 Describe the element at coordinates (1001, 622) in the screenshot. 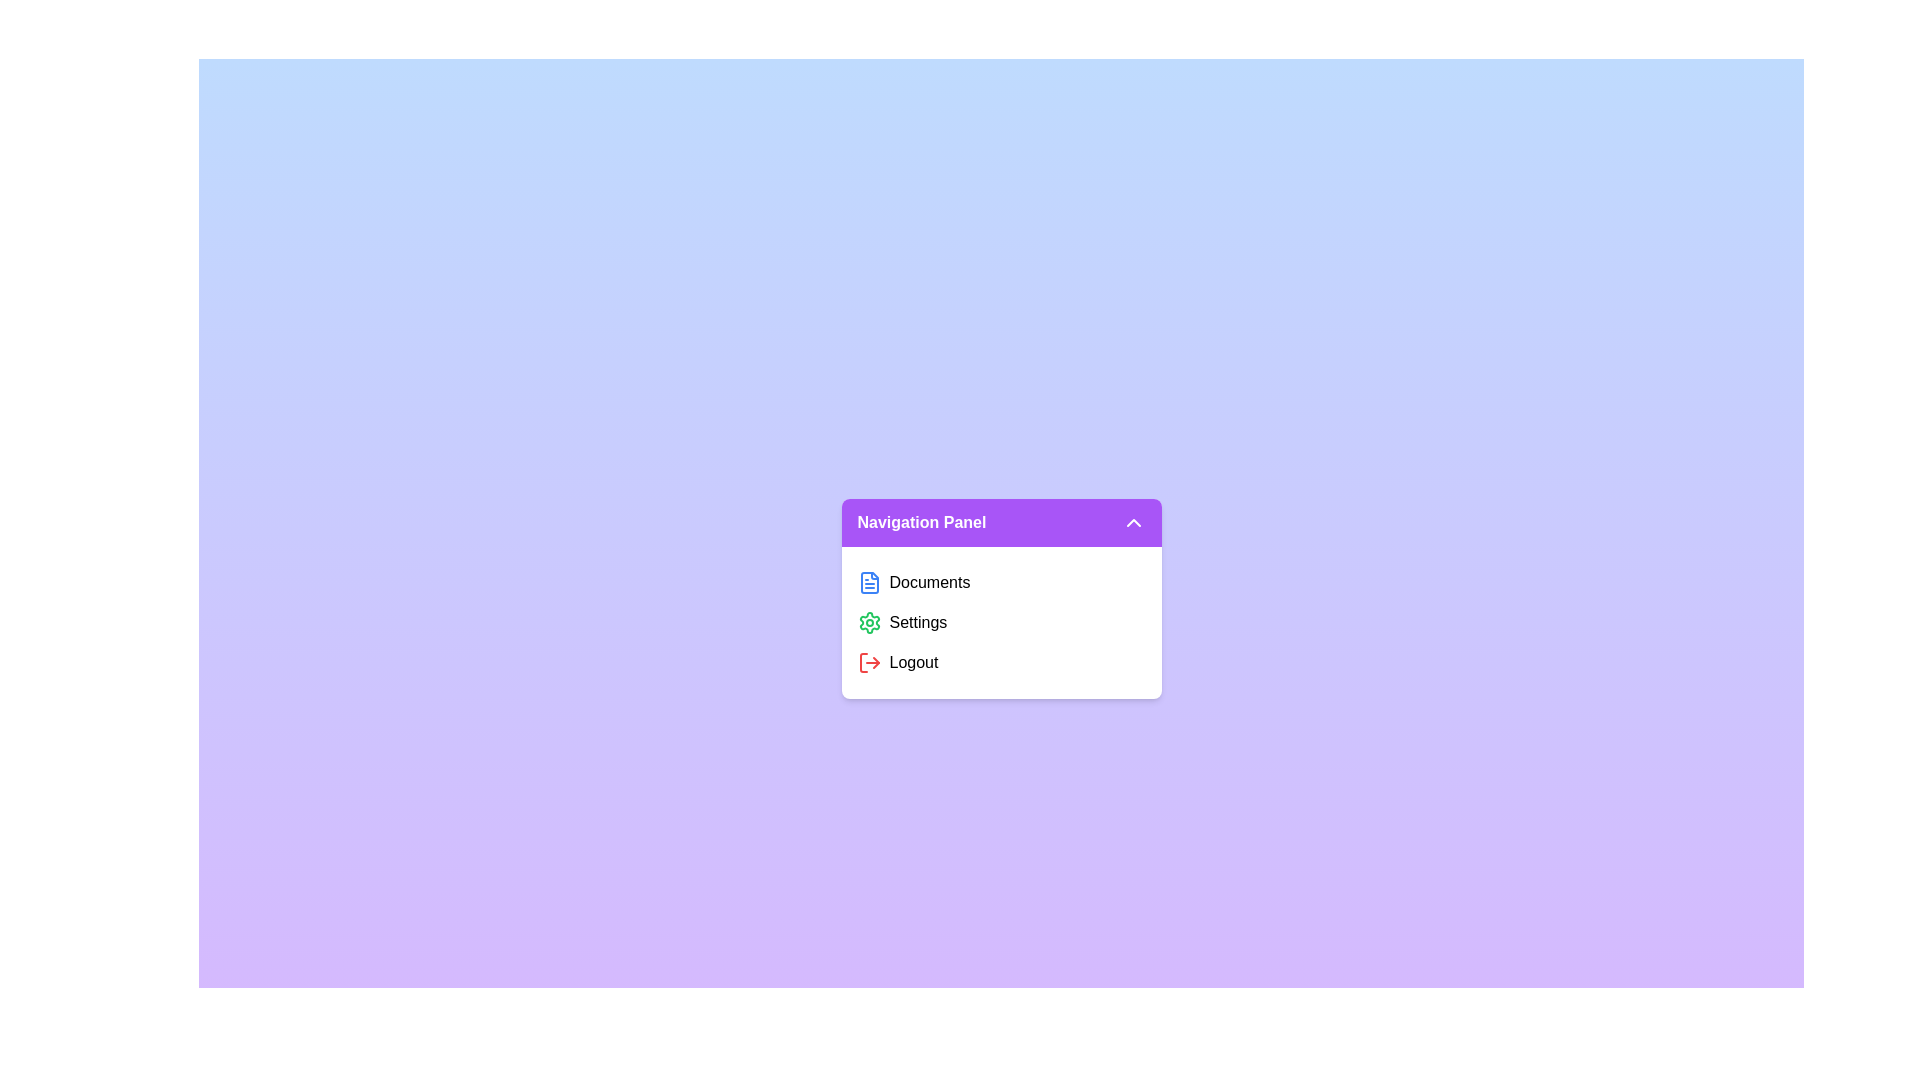

I see `the 'Settings' button to access settings` at that location.